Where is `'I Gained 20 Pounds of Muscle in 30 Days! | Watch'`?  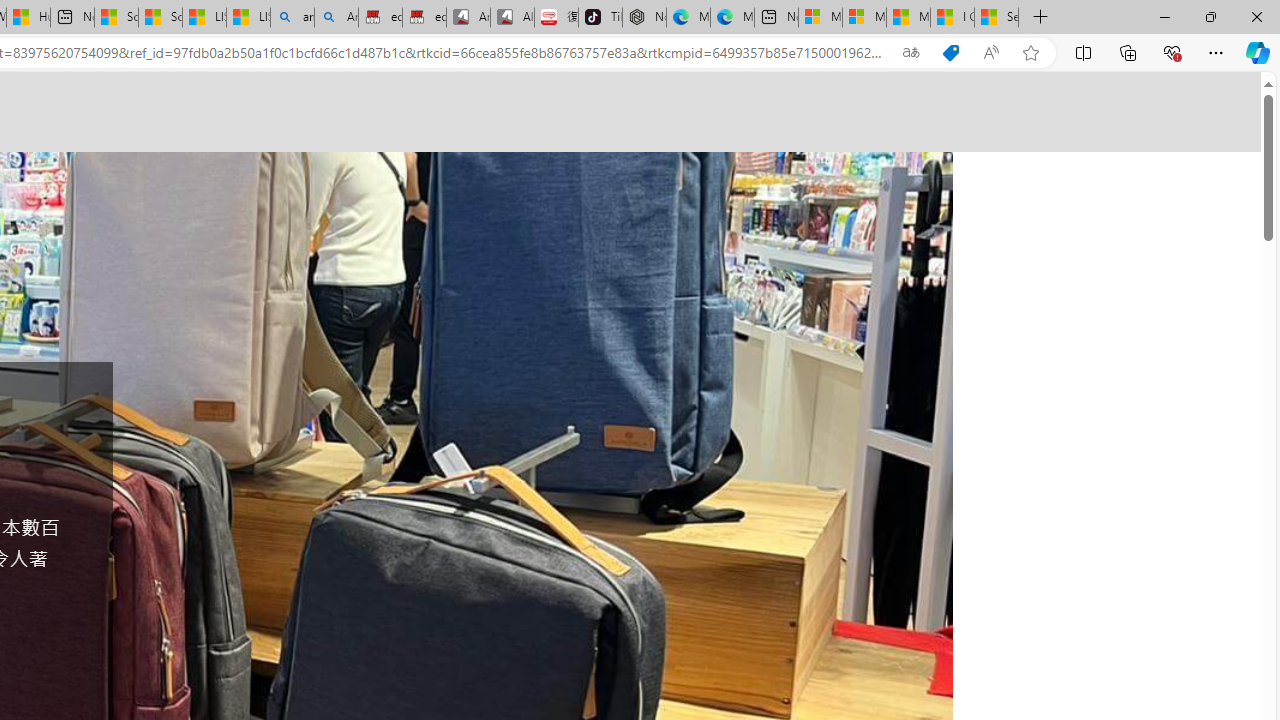 'I Gained 20 Pounds of Muscle in 30 Days! | Watch' is located at coordinates (951, 17).